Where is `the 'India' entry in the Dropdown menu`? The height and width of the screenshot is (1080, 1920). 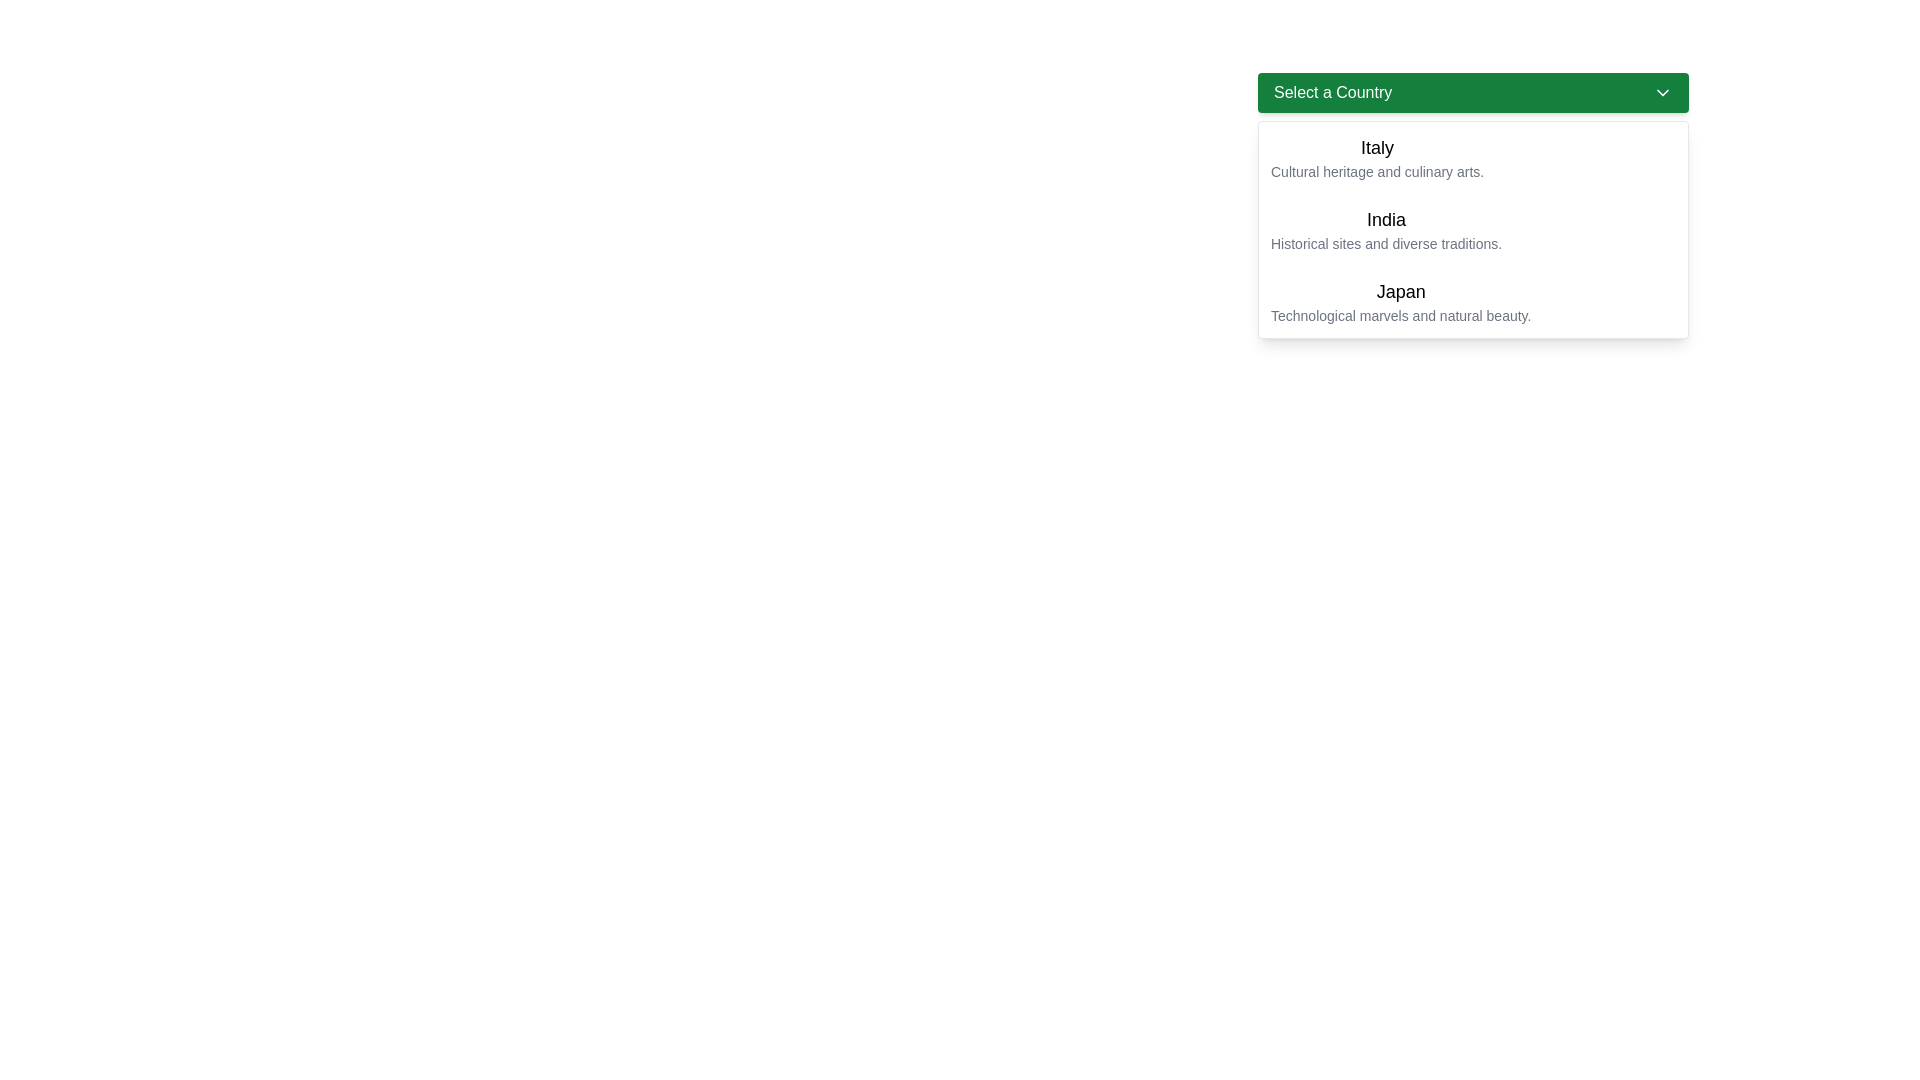
the 'India' entry in the Dropdown menu is located at coordinates (1473, 229).